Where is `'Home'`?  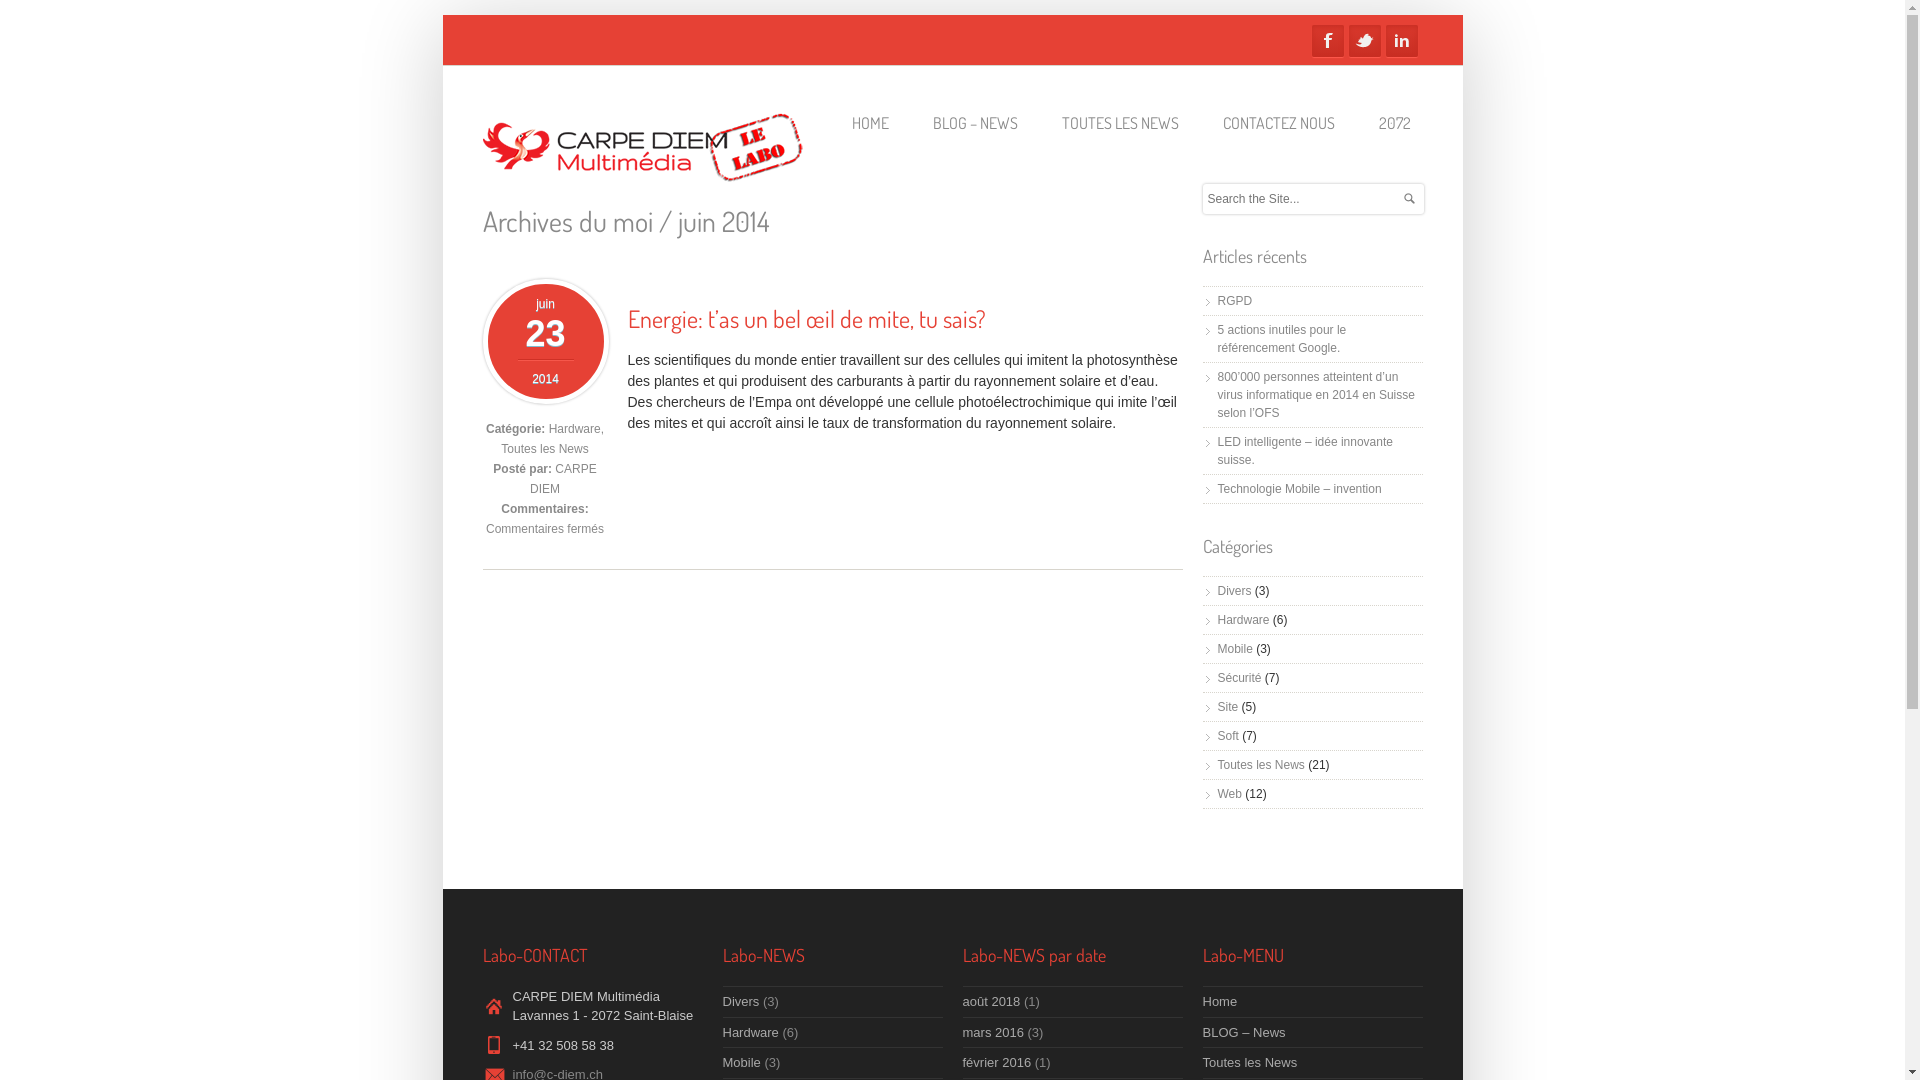
'Home' is located at coordinates (1200, 1001).